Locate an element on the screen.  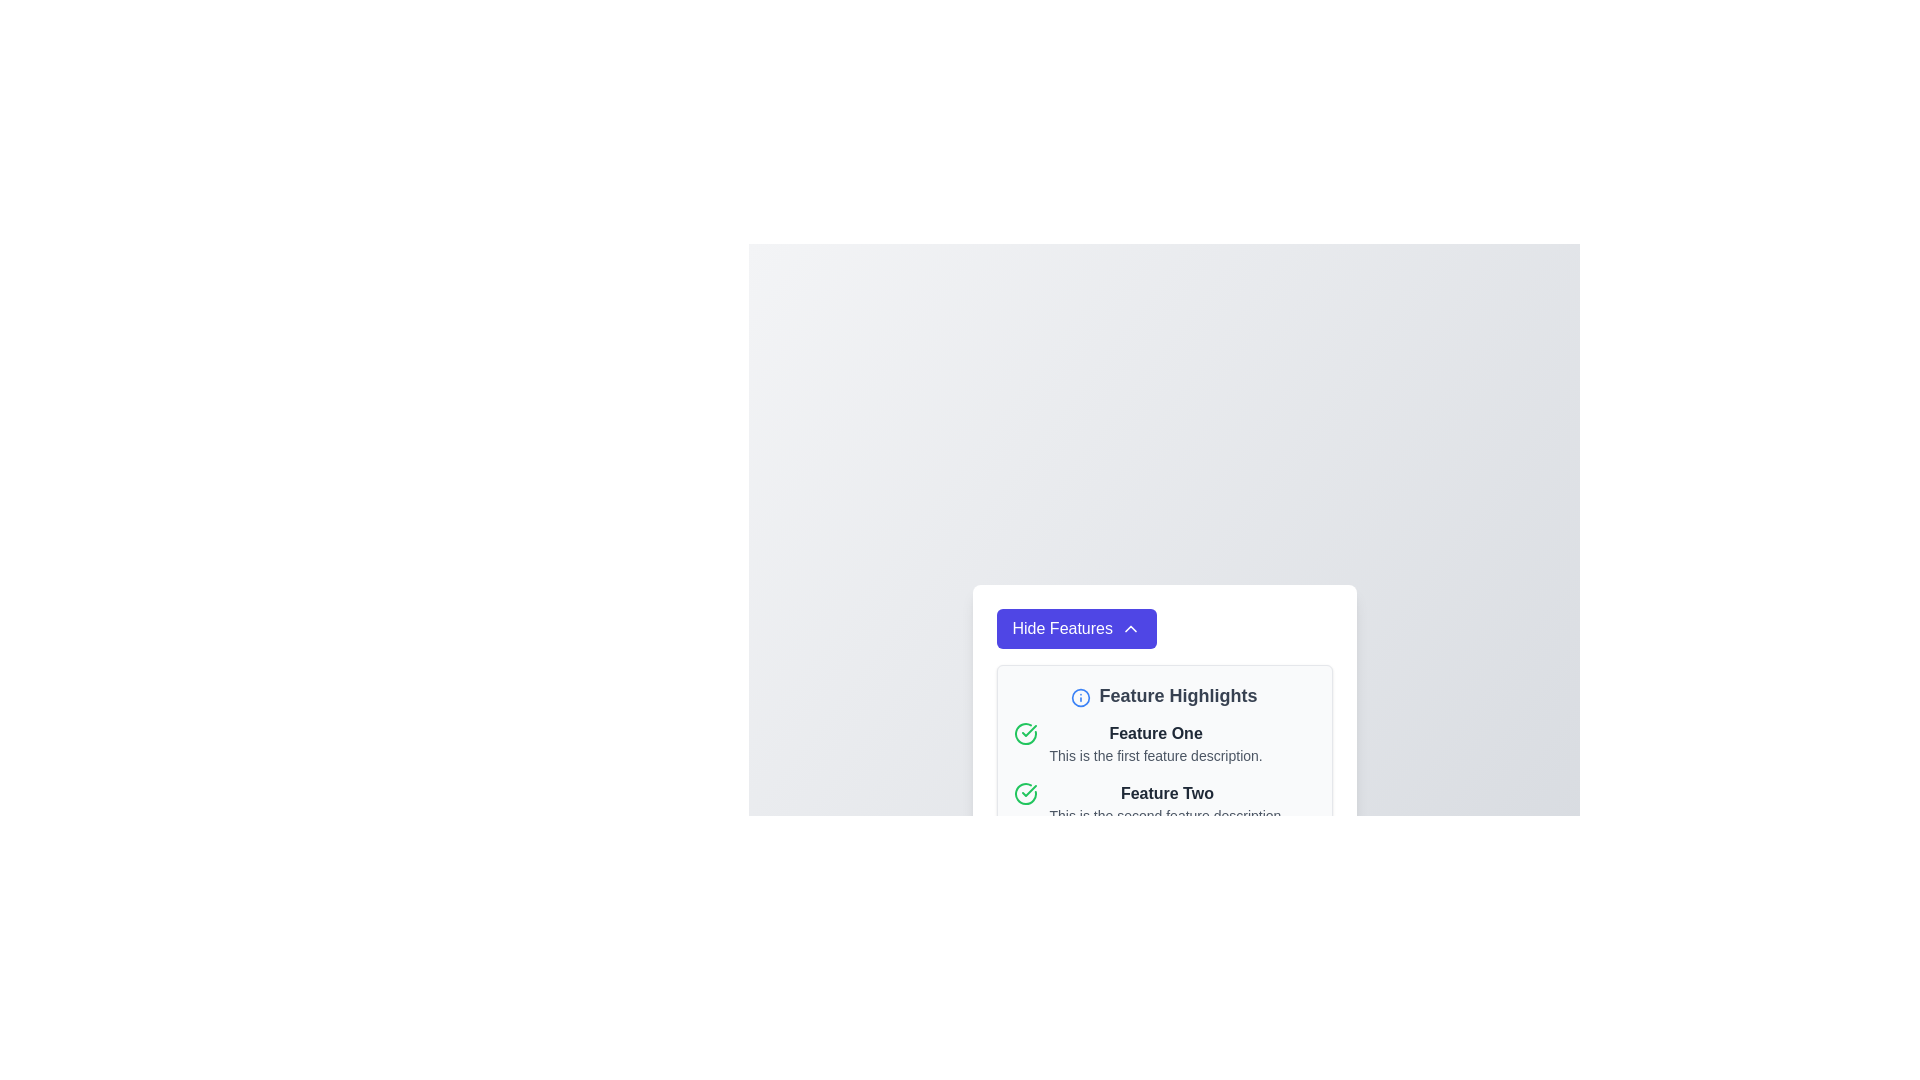
the icon that indicates the status of 'Feature One', which is positioned to the left of the 'Feature One' label is located at coordinates (1025, 793).